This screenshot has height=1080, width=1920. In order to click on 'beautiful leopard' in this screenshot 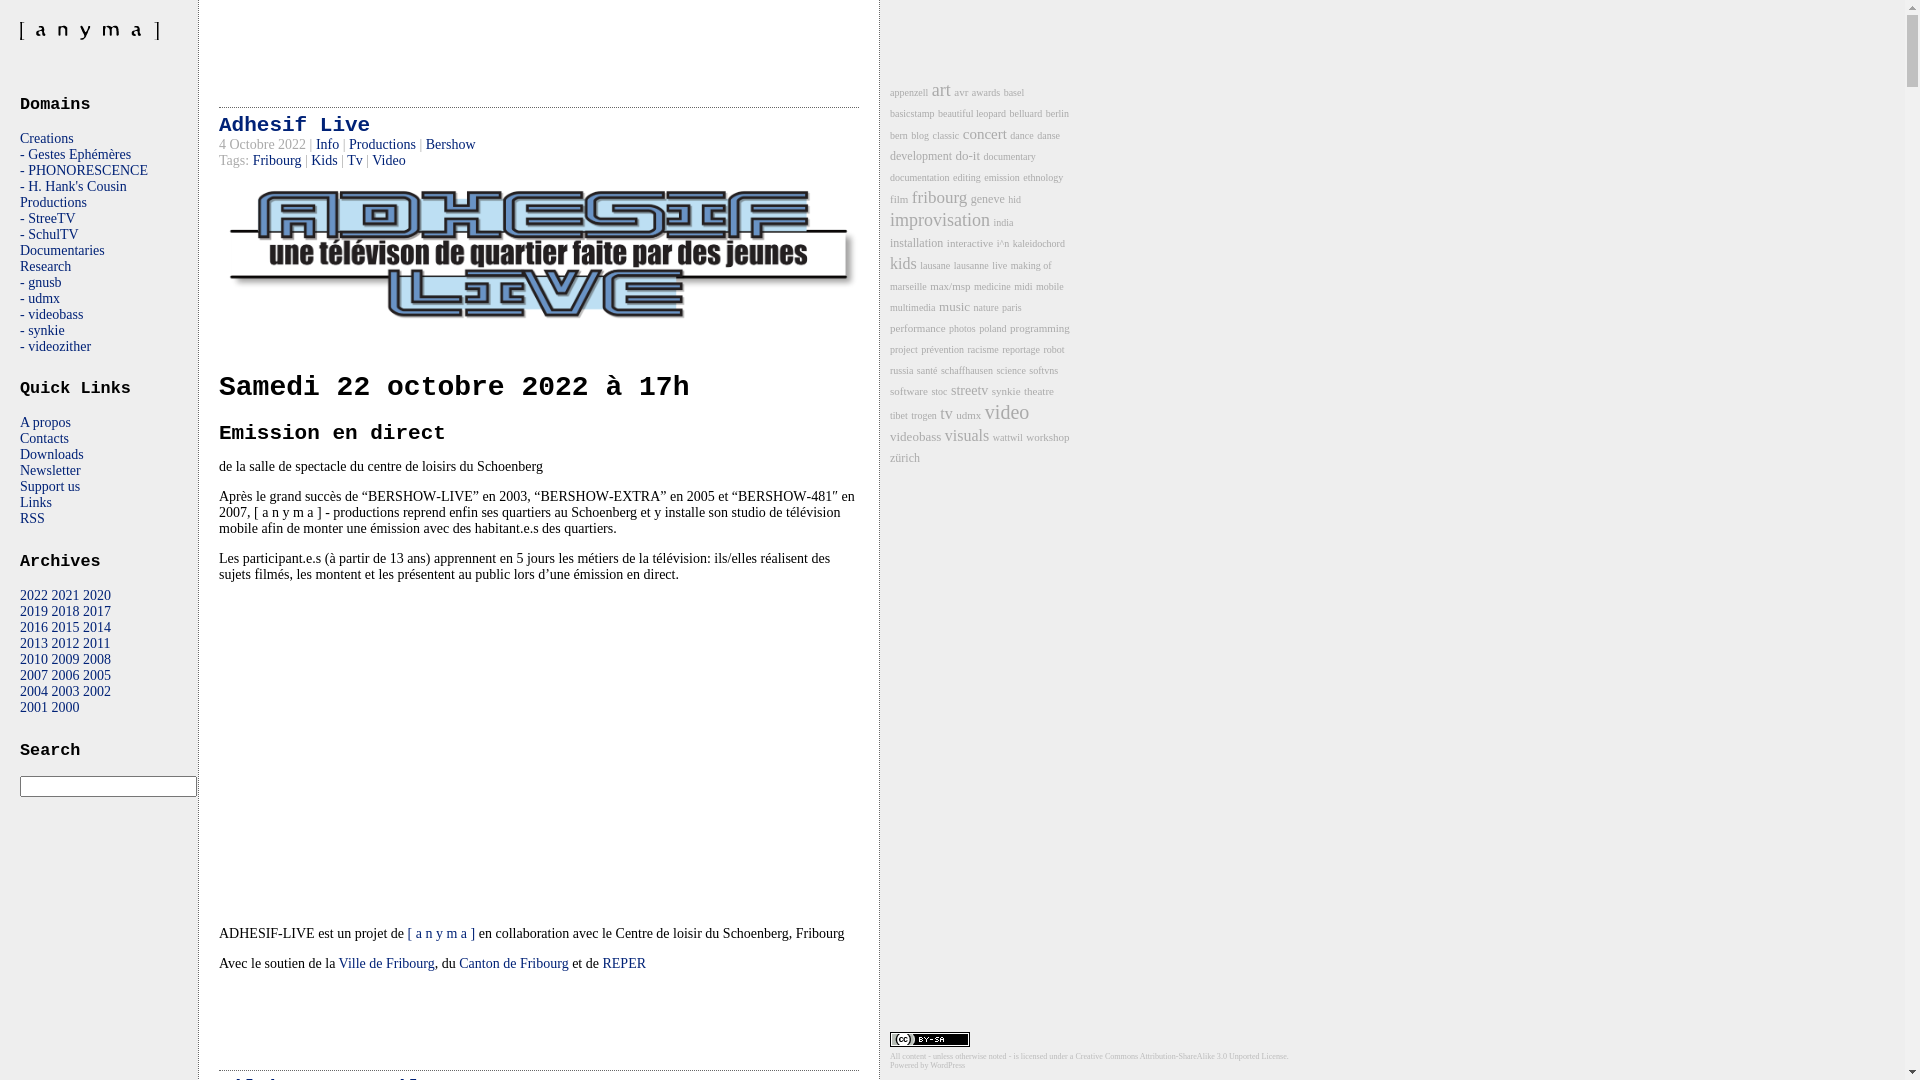, I will do `click(936, 113)`.